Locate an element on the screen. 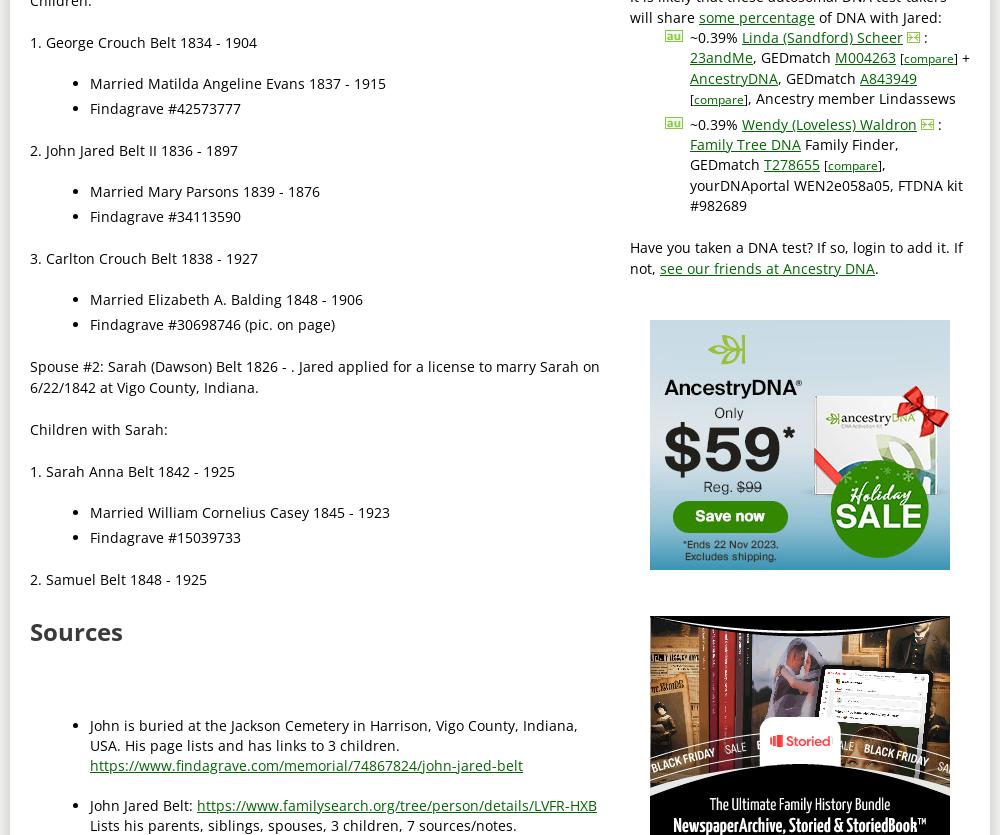 The width and height of the screenshot is (1000, 835). '2. John Jared Belt II 1836 - 1897' is located at coordinates (134, 149).